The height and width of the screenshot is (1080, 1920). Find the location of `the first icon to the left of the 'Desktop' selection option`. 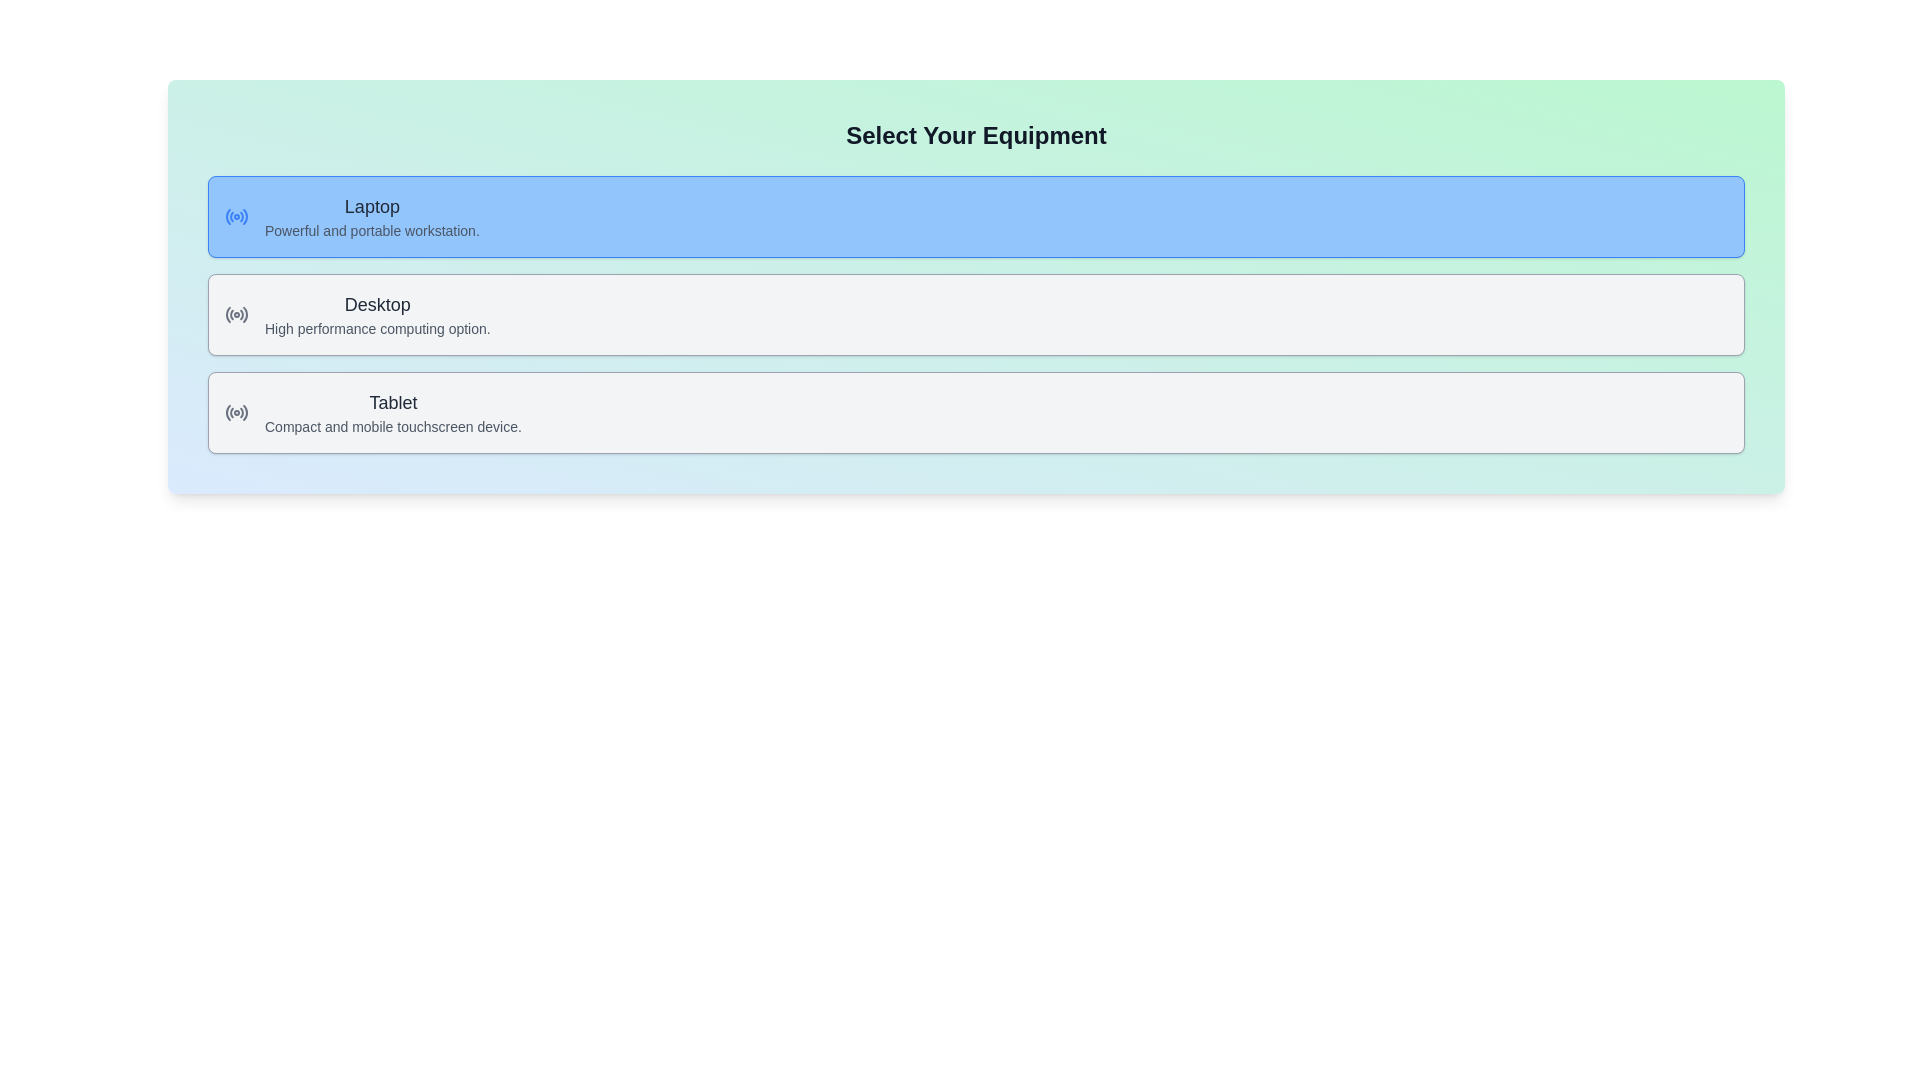

the first icon to the left of the 'Desktop' selection option is located at coordinates (236, 315).